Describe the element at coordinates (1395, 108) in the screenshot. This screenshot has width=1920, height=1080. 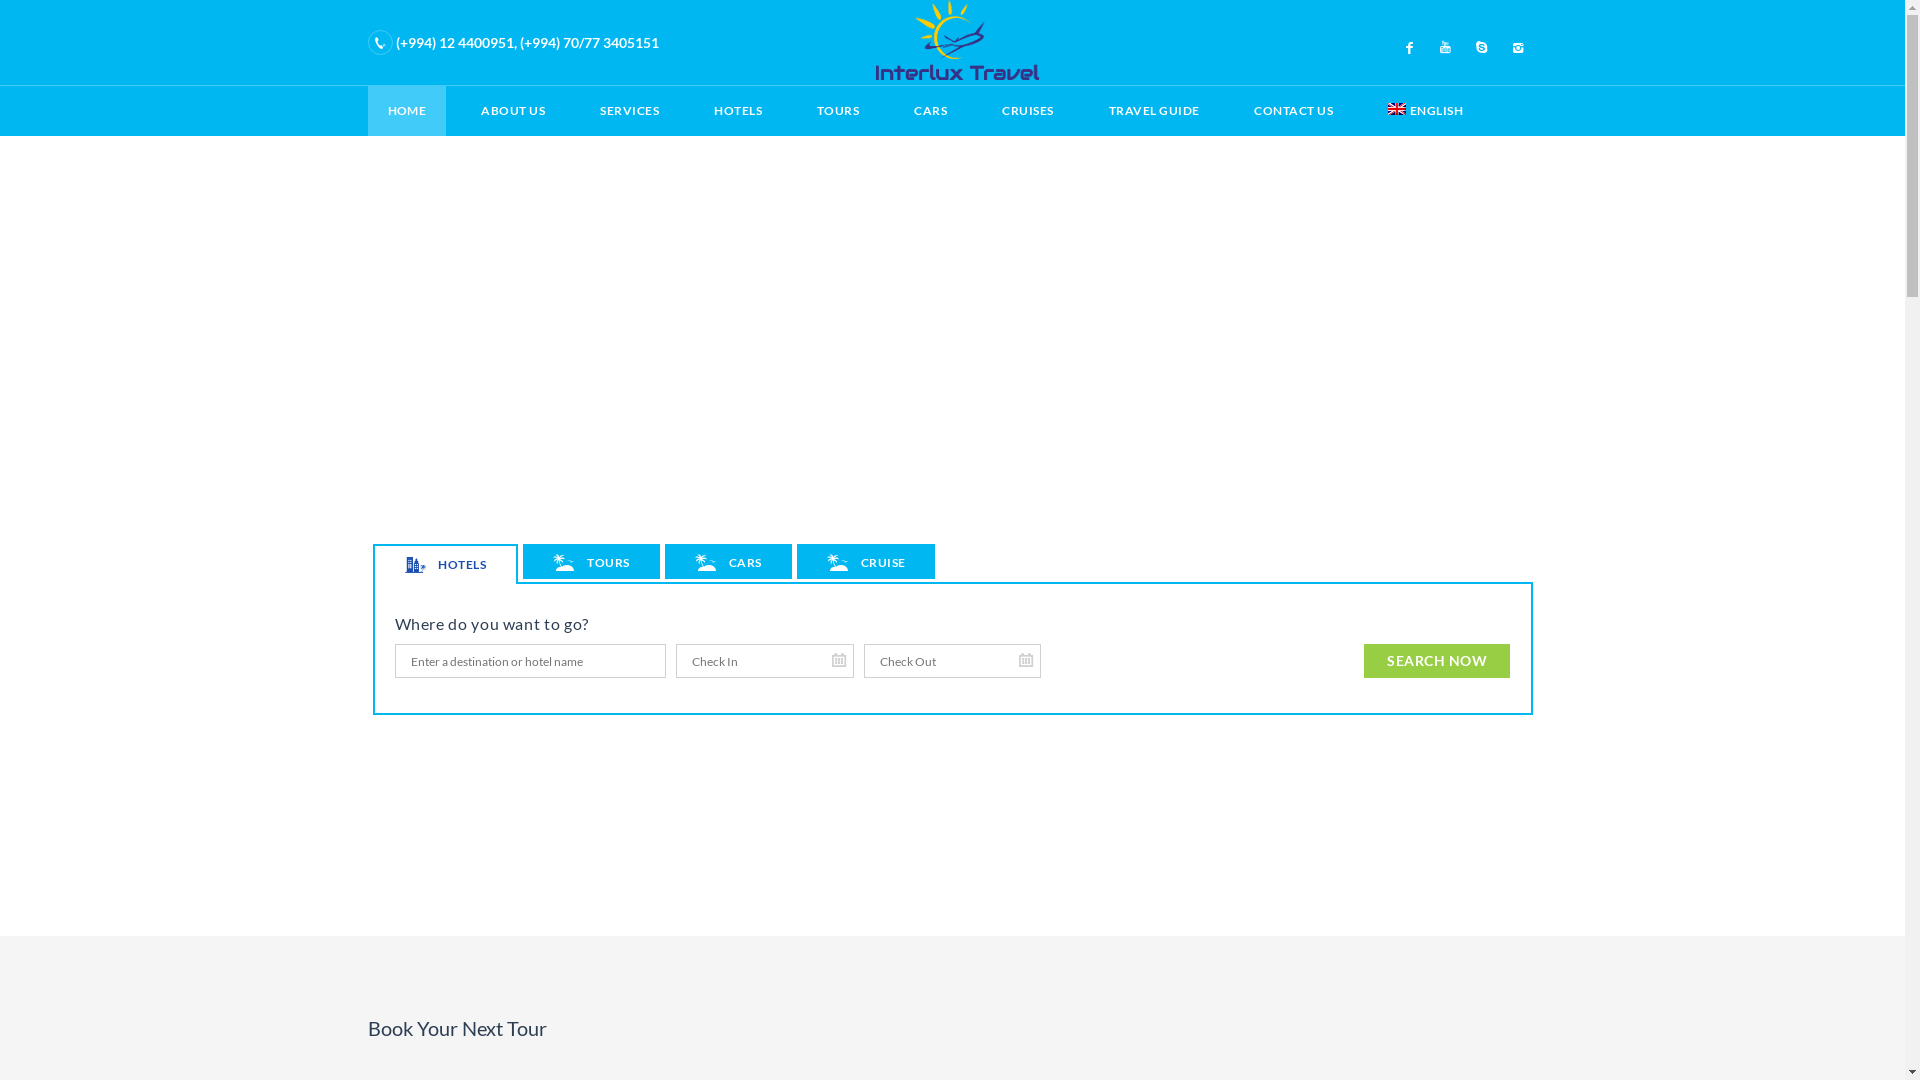
I see `'English'` at that location.